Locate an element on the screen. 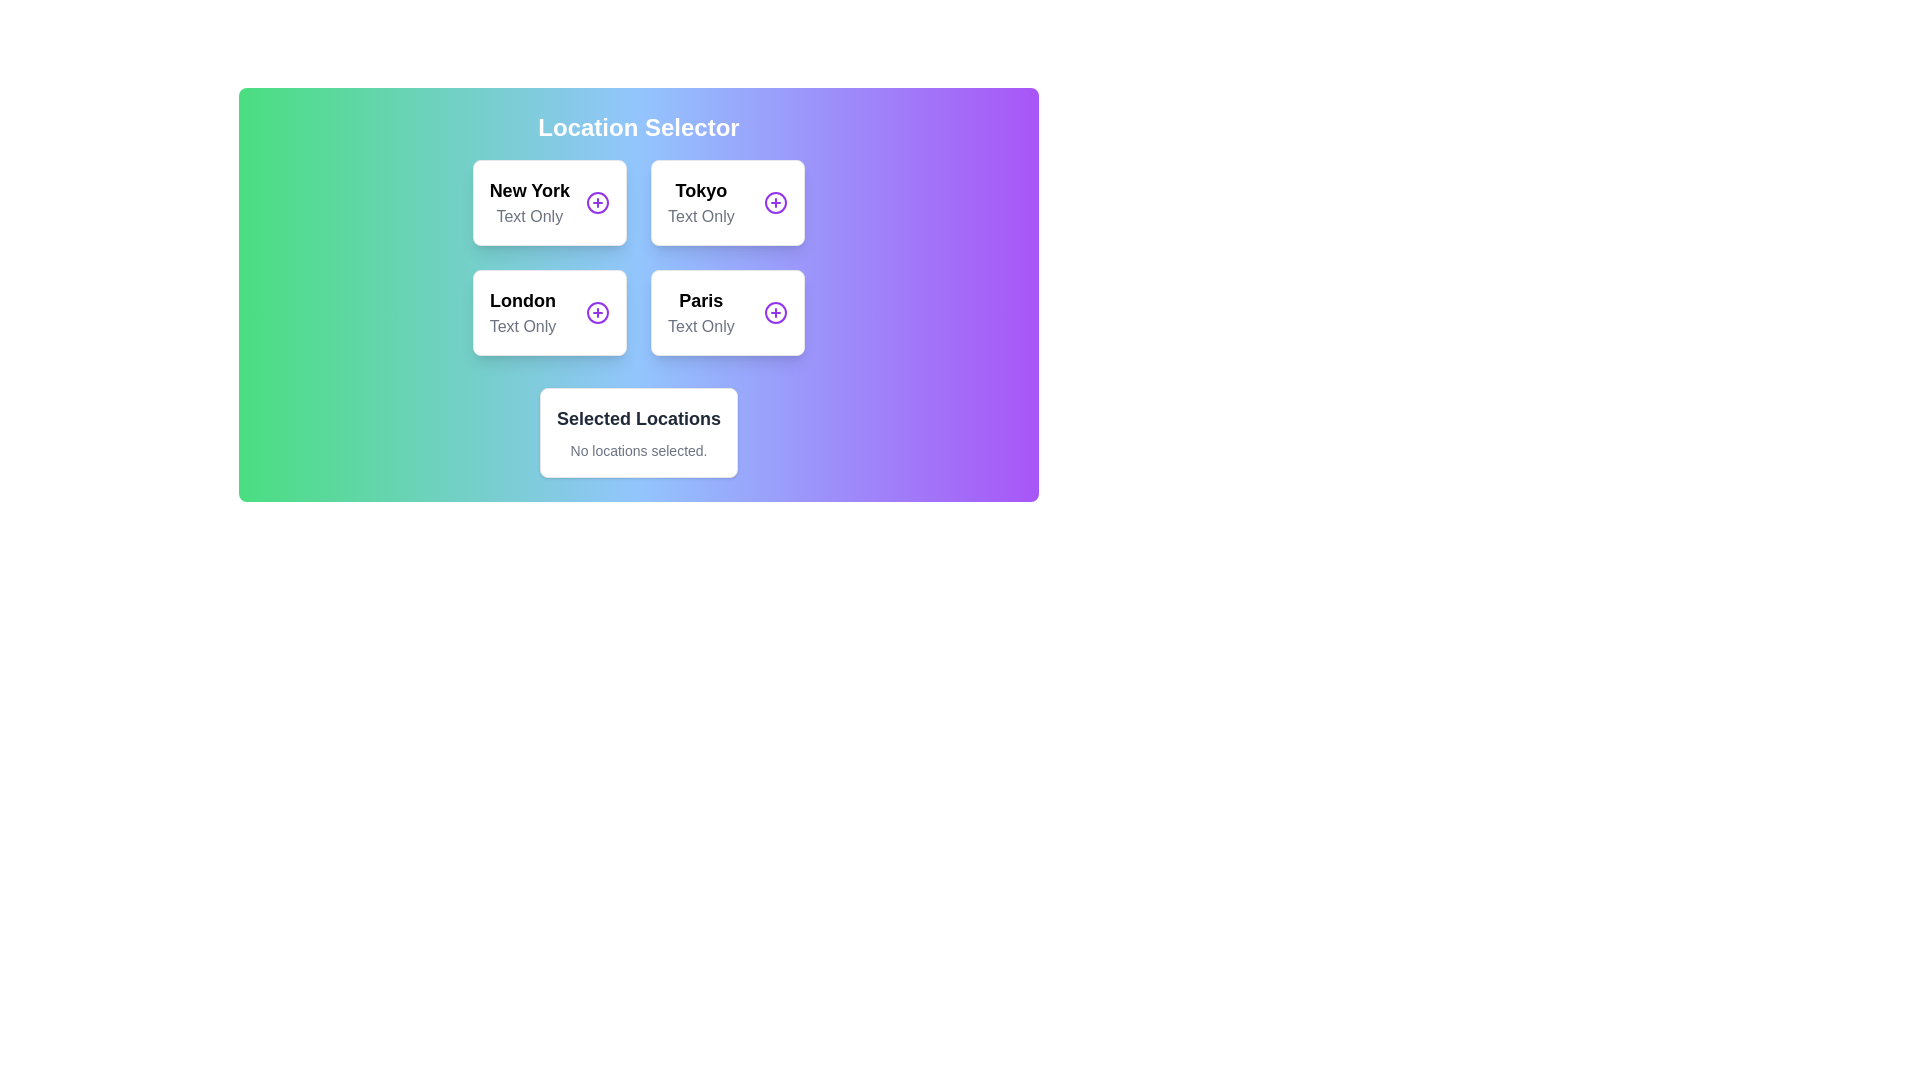 This screenshot has width=1920, height=1080. the 'Tokyo' text label, which is styled with a white background and shadow effect is located at coordinates (701, 203).